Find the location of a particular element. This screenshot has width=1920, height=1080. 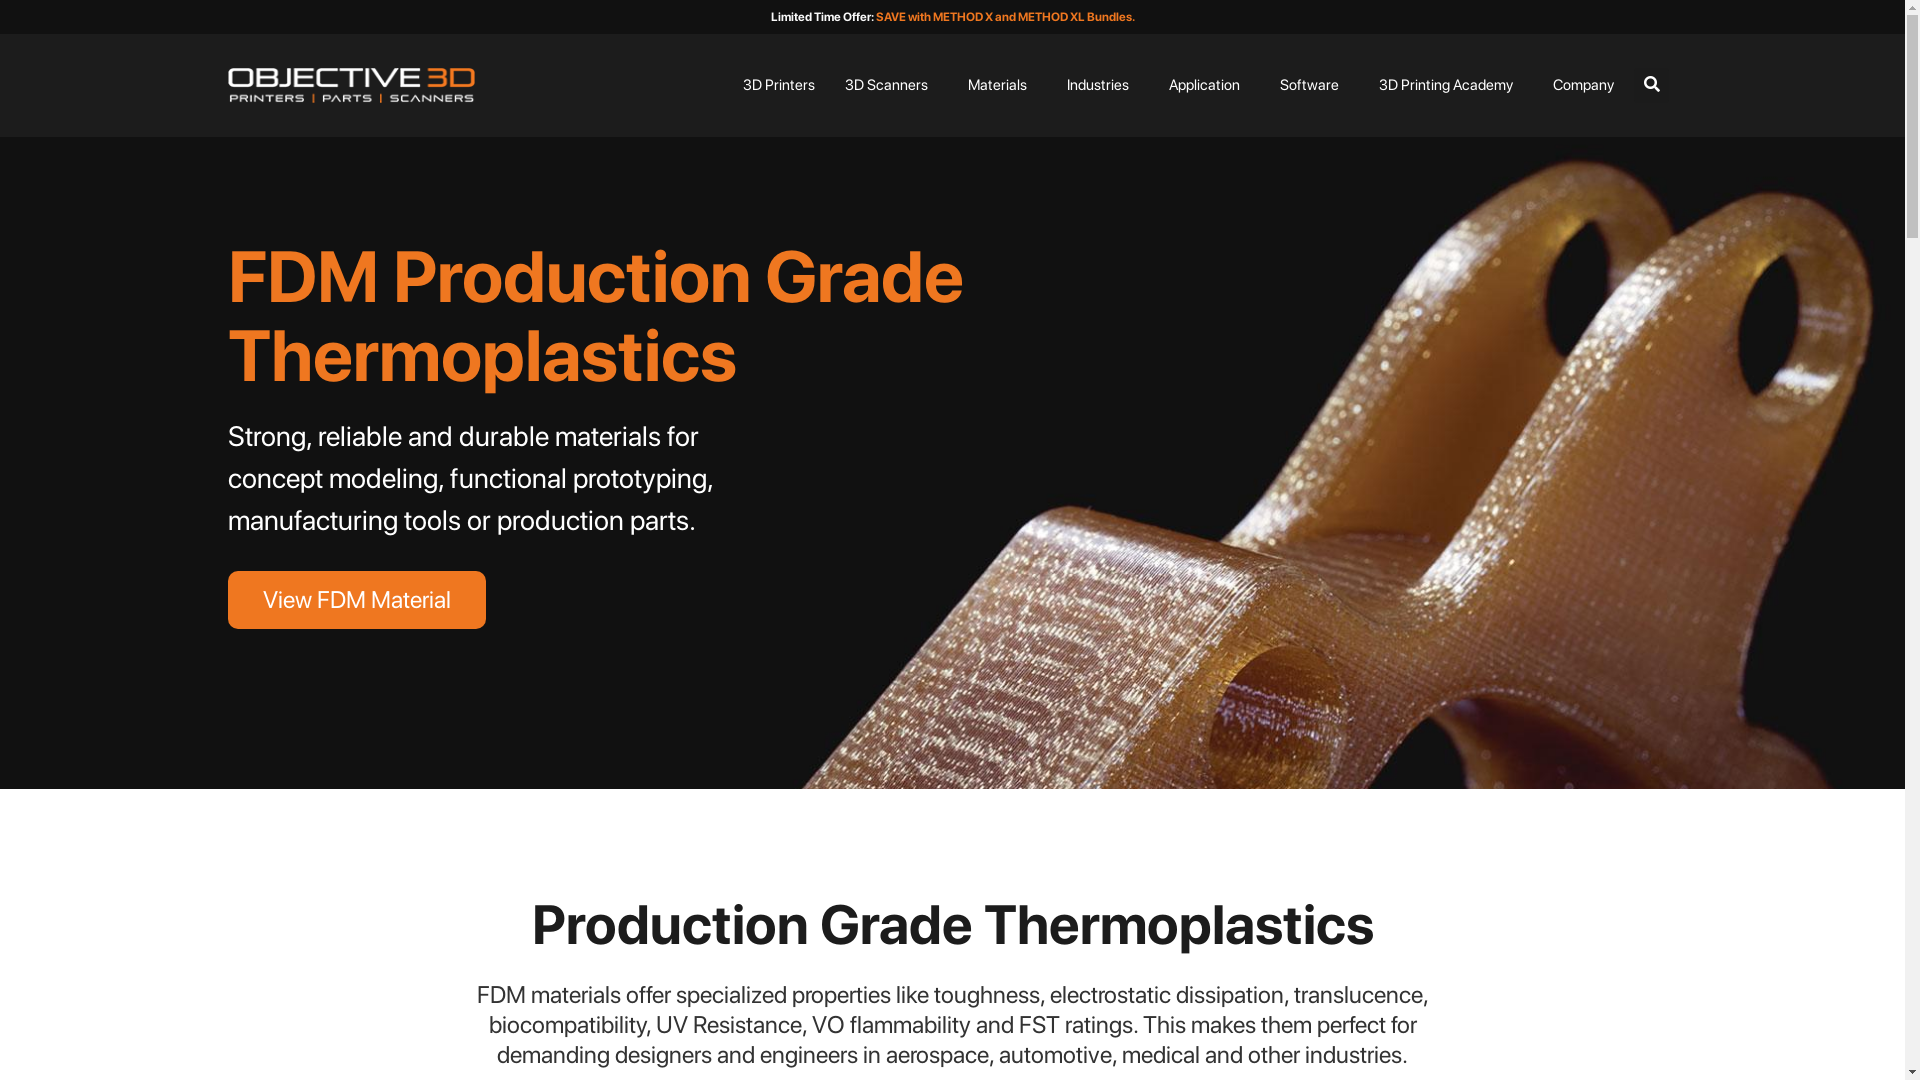

'3D Printers' is located at coordinates (742, 84).